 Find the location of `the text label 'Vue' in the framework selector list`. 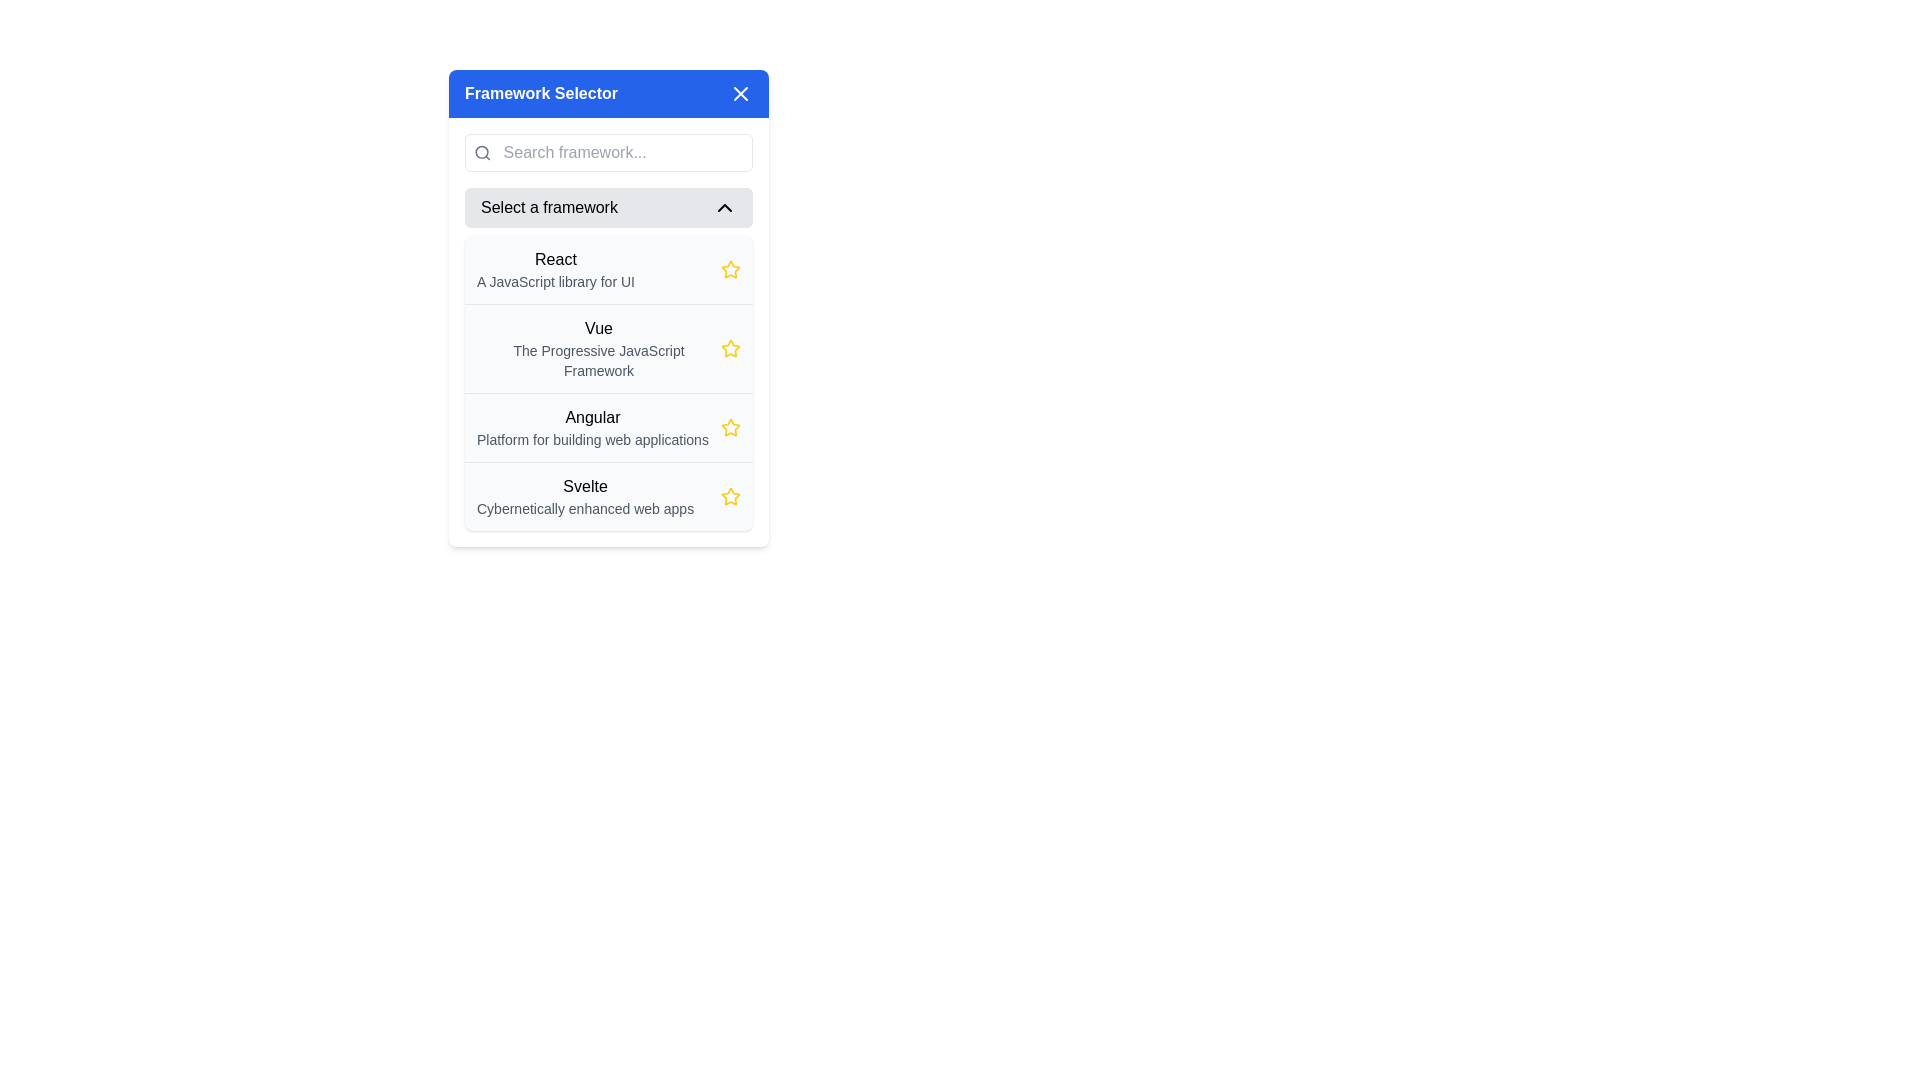

the text label 'Vue' in the framework selector list is located at coordinates (598, 347).